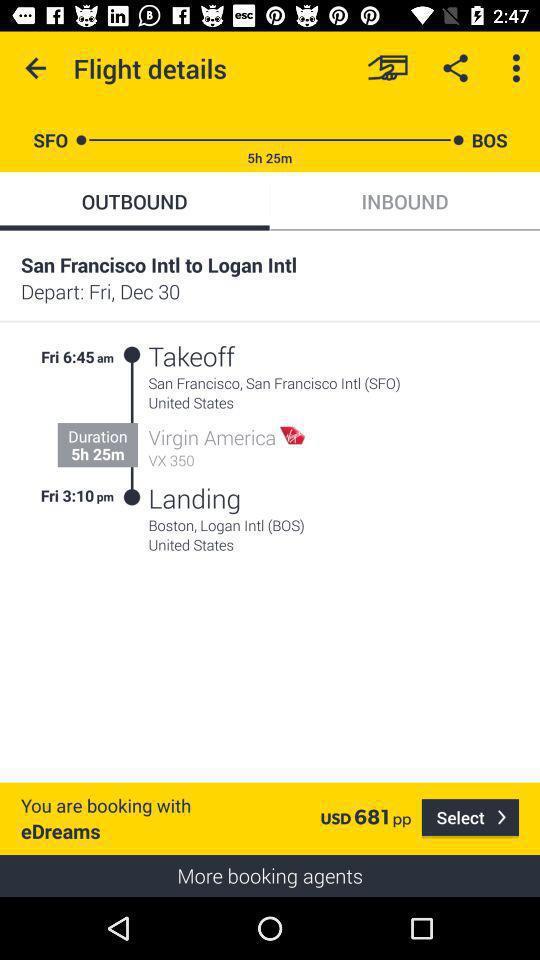 Image resolution: width=540 pixels, height=960 pixels. What do you see at coordinates (387, 68) in the screenshot?
I see `book the flight` at bounding box center [387, 68].